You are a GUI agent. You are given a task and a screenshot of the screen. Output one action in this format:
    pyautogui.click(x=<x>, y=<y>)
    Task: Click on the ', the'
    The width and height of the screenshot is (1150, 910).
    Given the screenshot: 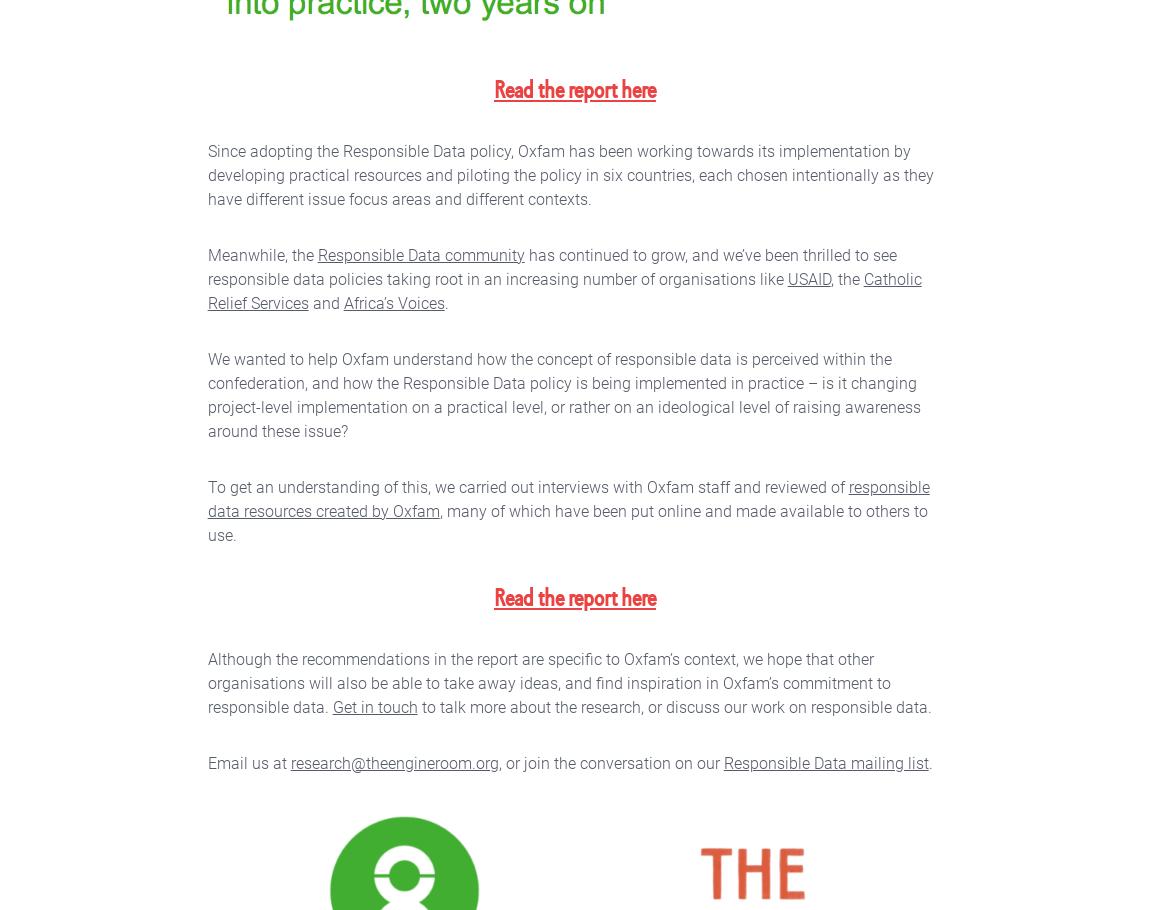 What is the action you would take?
    pyautogui.click(x=828, y=277)
    